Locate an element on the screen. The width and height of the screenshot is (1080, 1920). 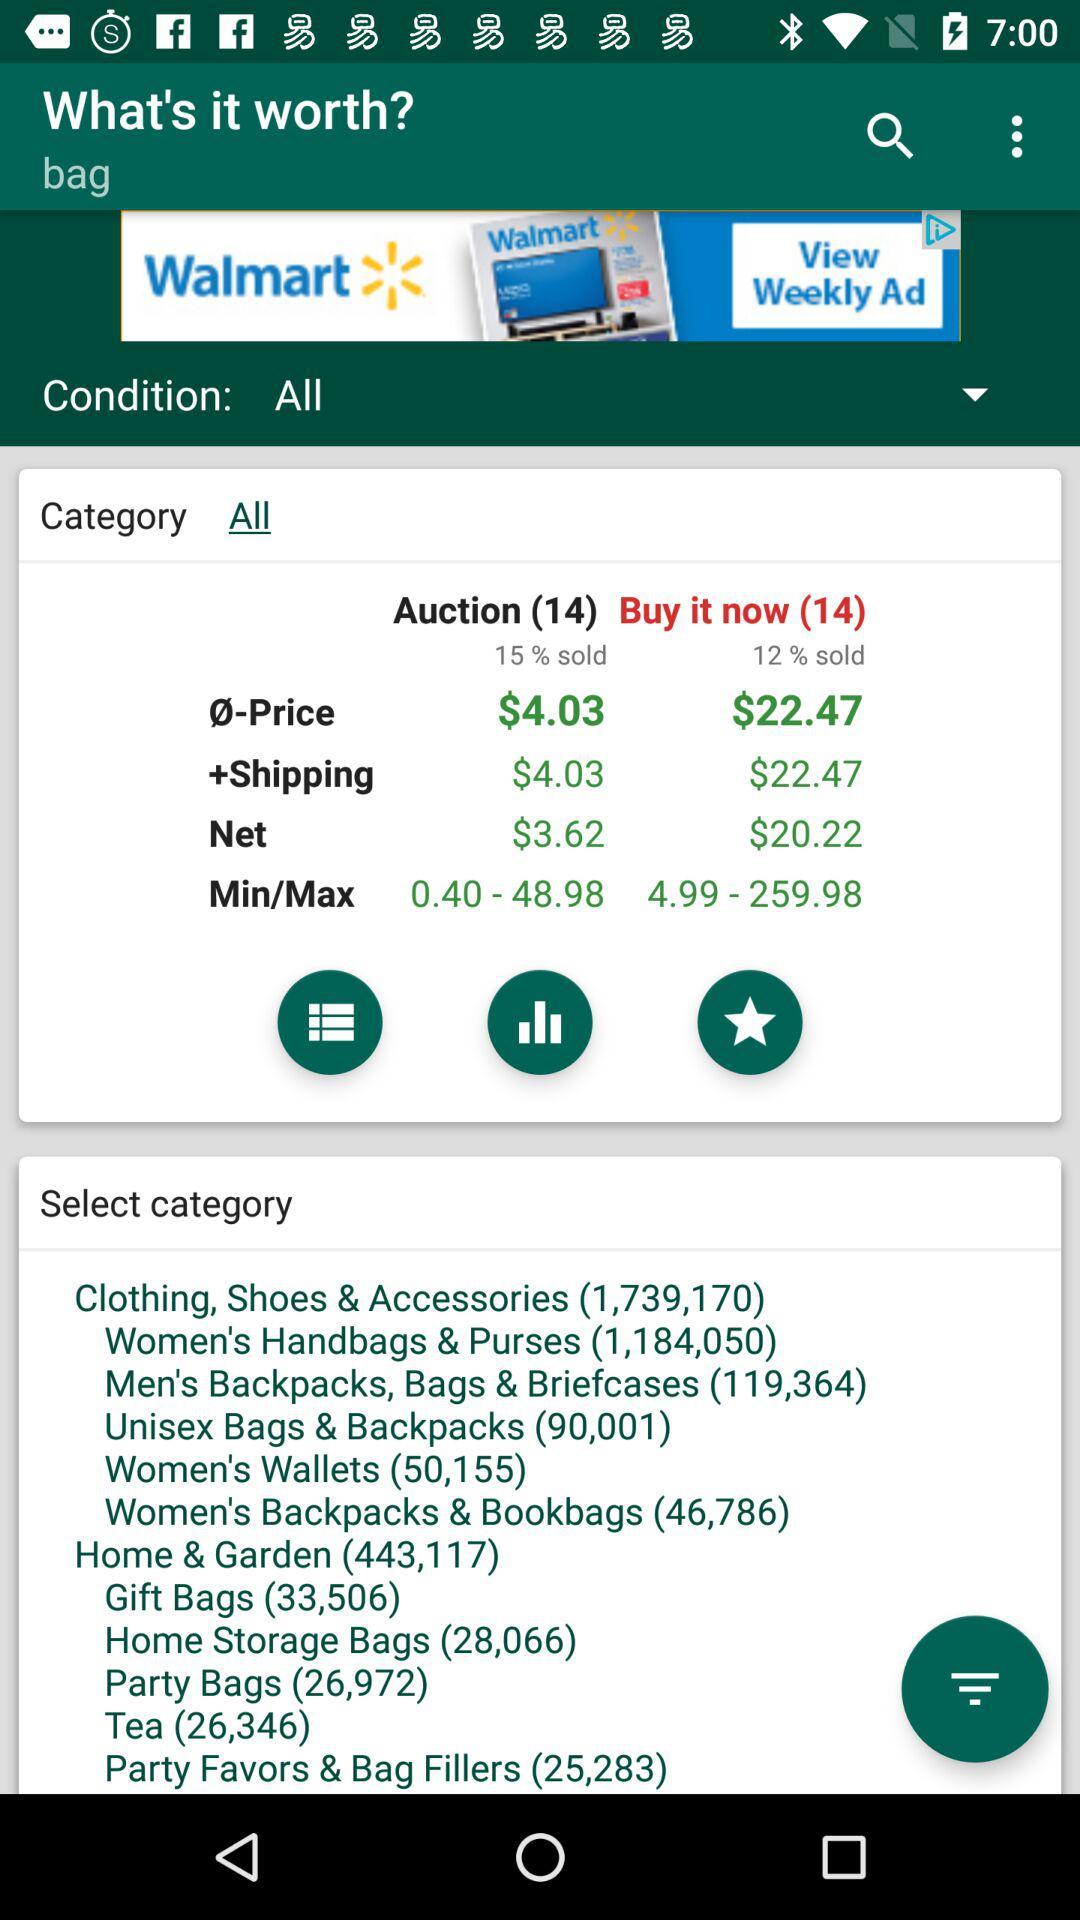
open context menu is located at coordinates (329, 1022).